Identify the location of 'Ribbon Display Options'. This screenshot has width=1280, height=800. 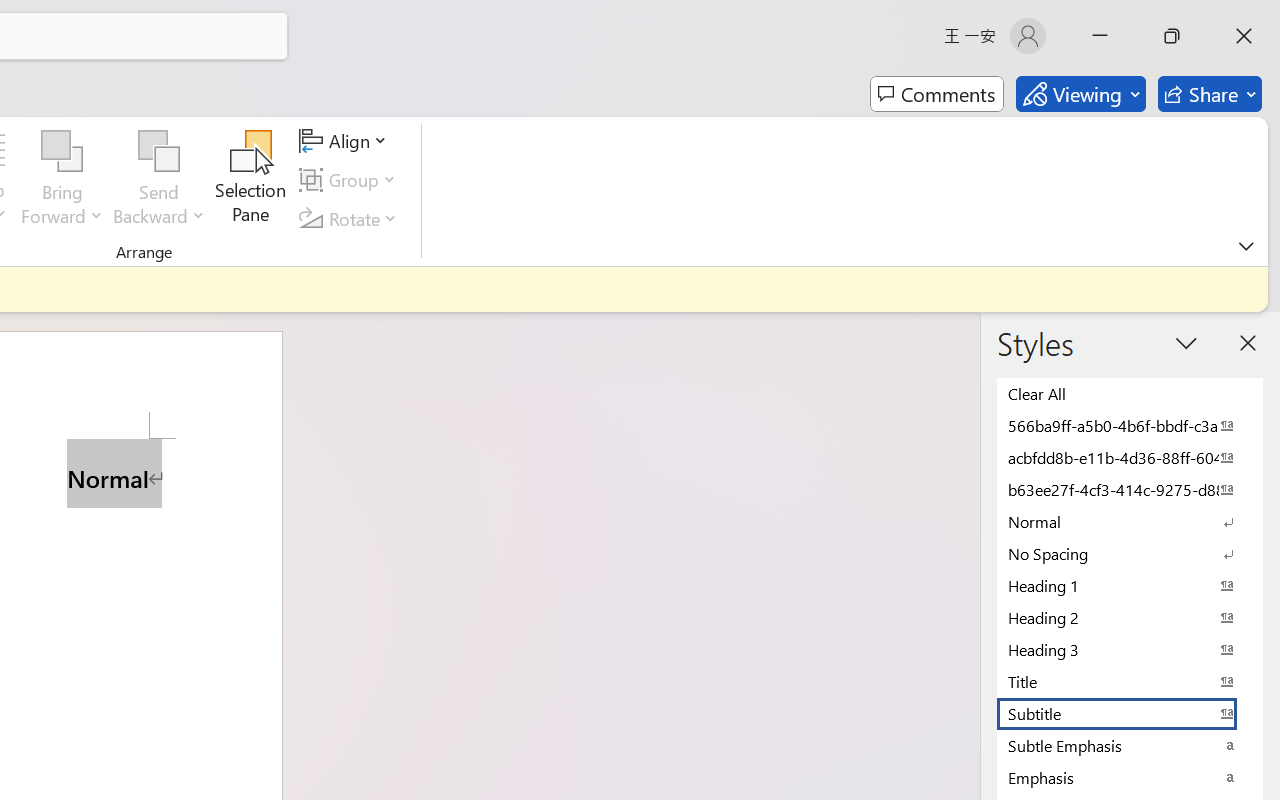
(1245, 245).